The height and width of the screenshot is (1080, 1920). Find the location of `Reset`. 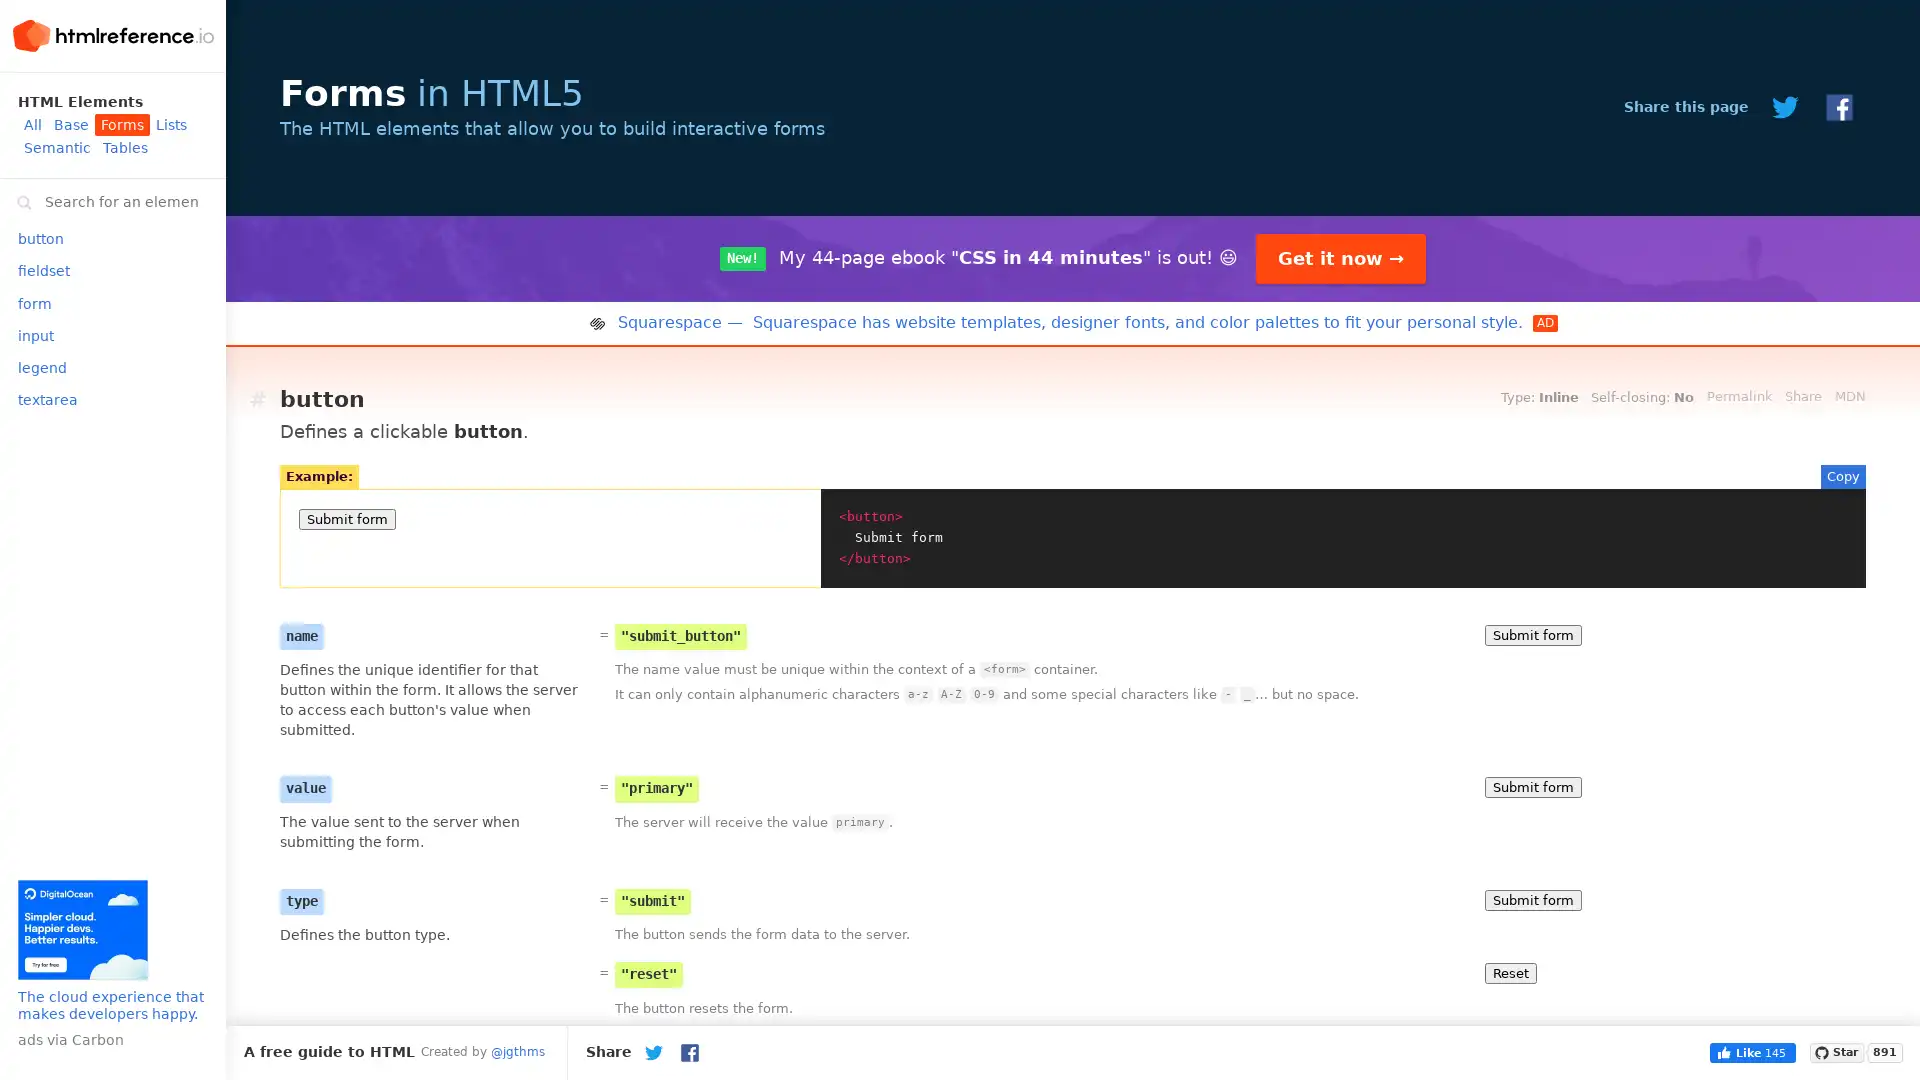

Reset is located at coordinates (1511, 971).